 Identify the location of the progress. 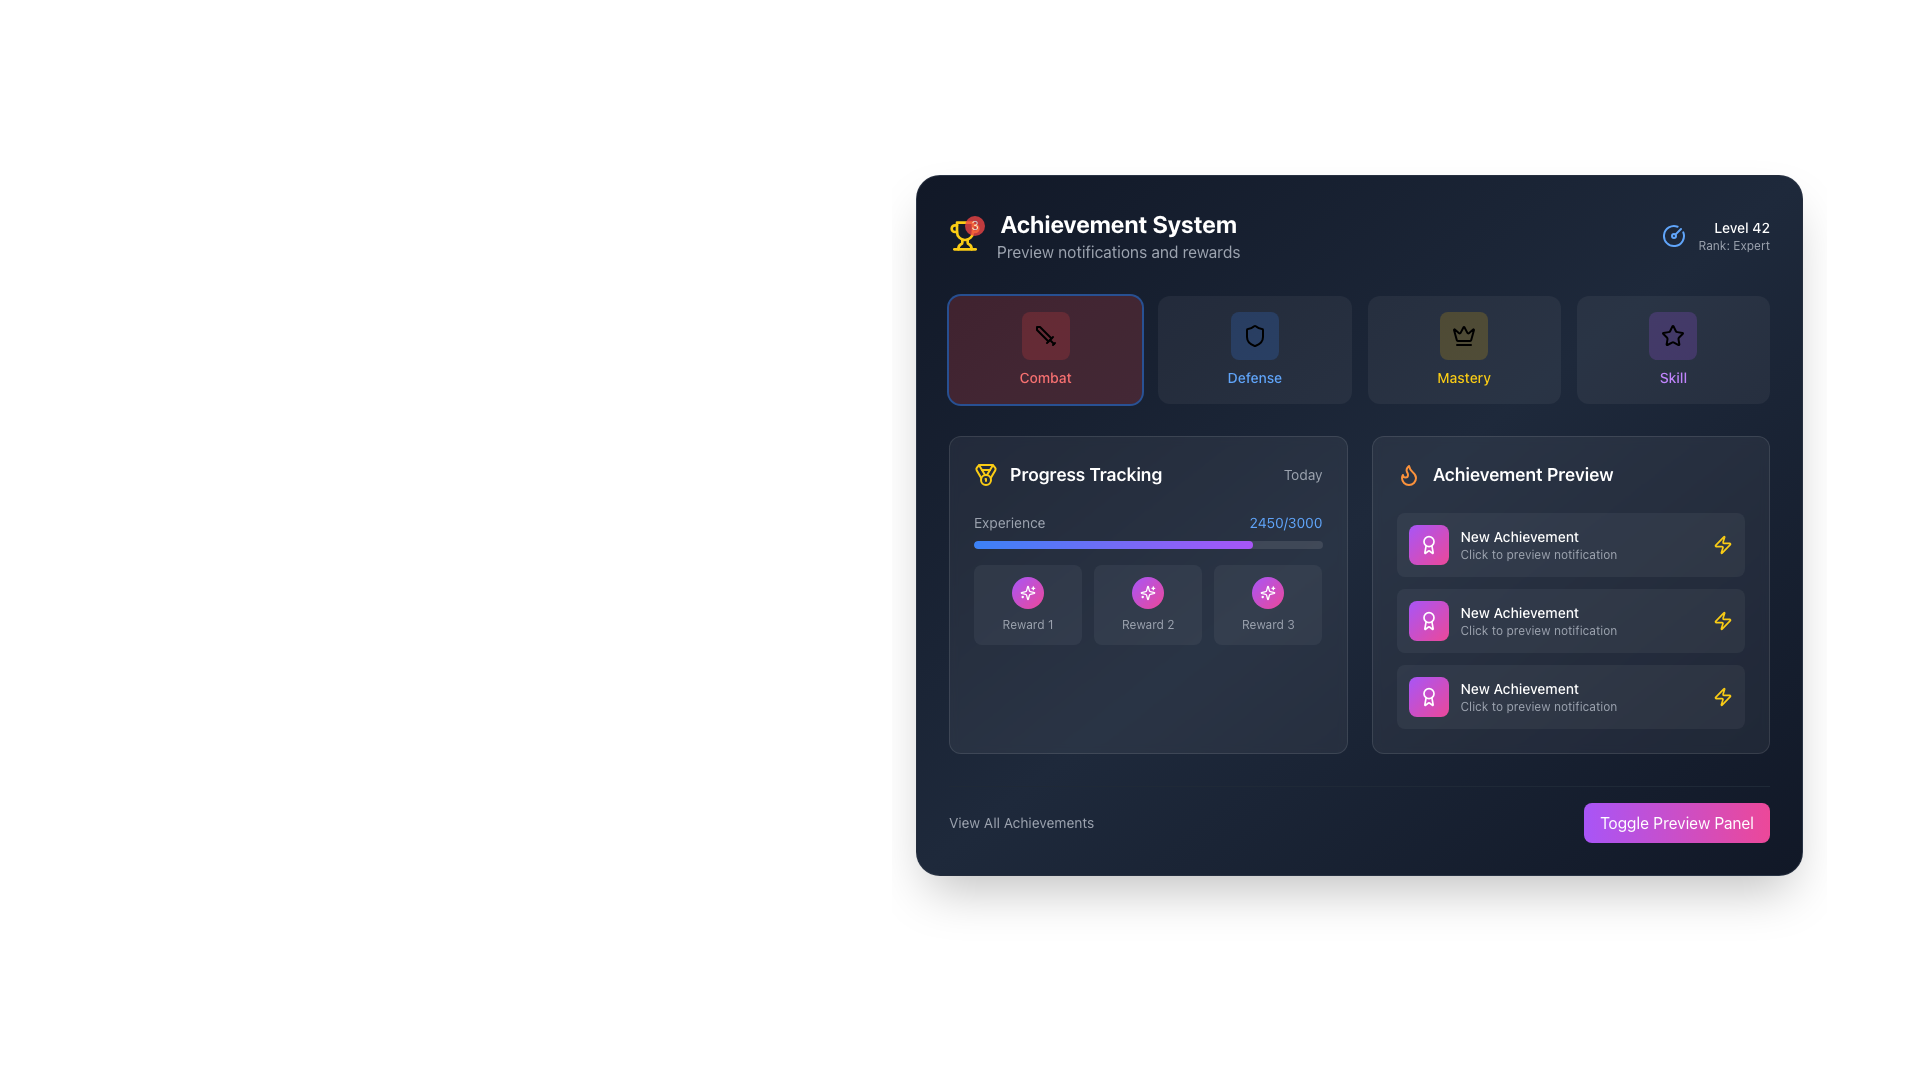
(1291, 544).